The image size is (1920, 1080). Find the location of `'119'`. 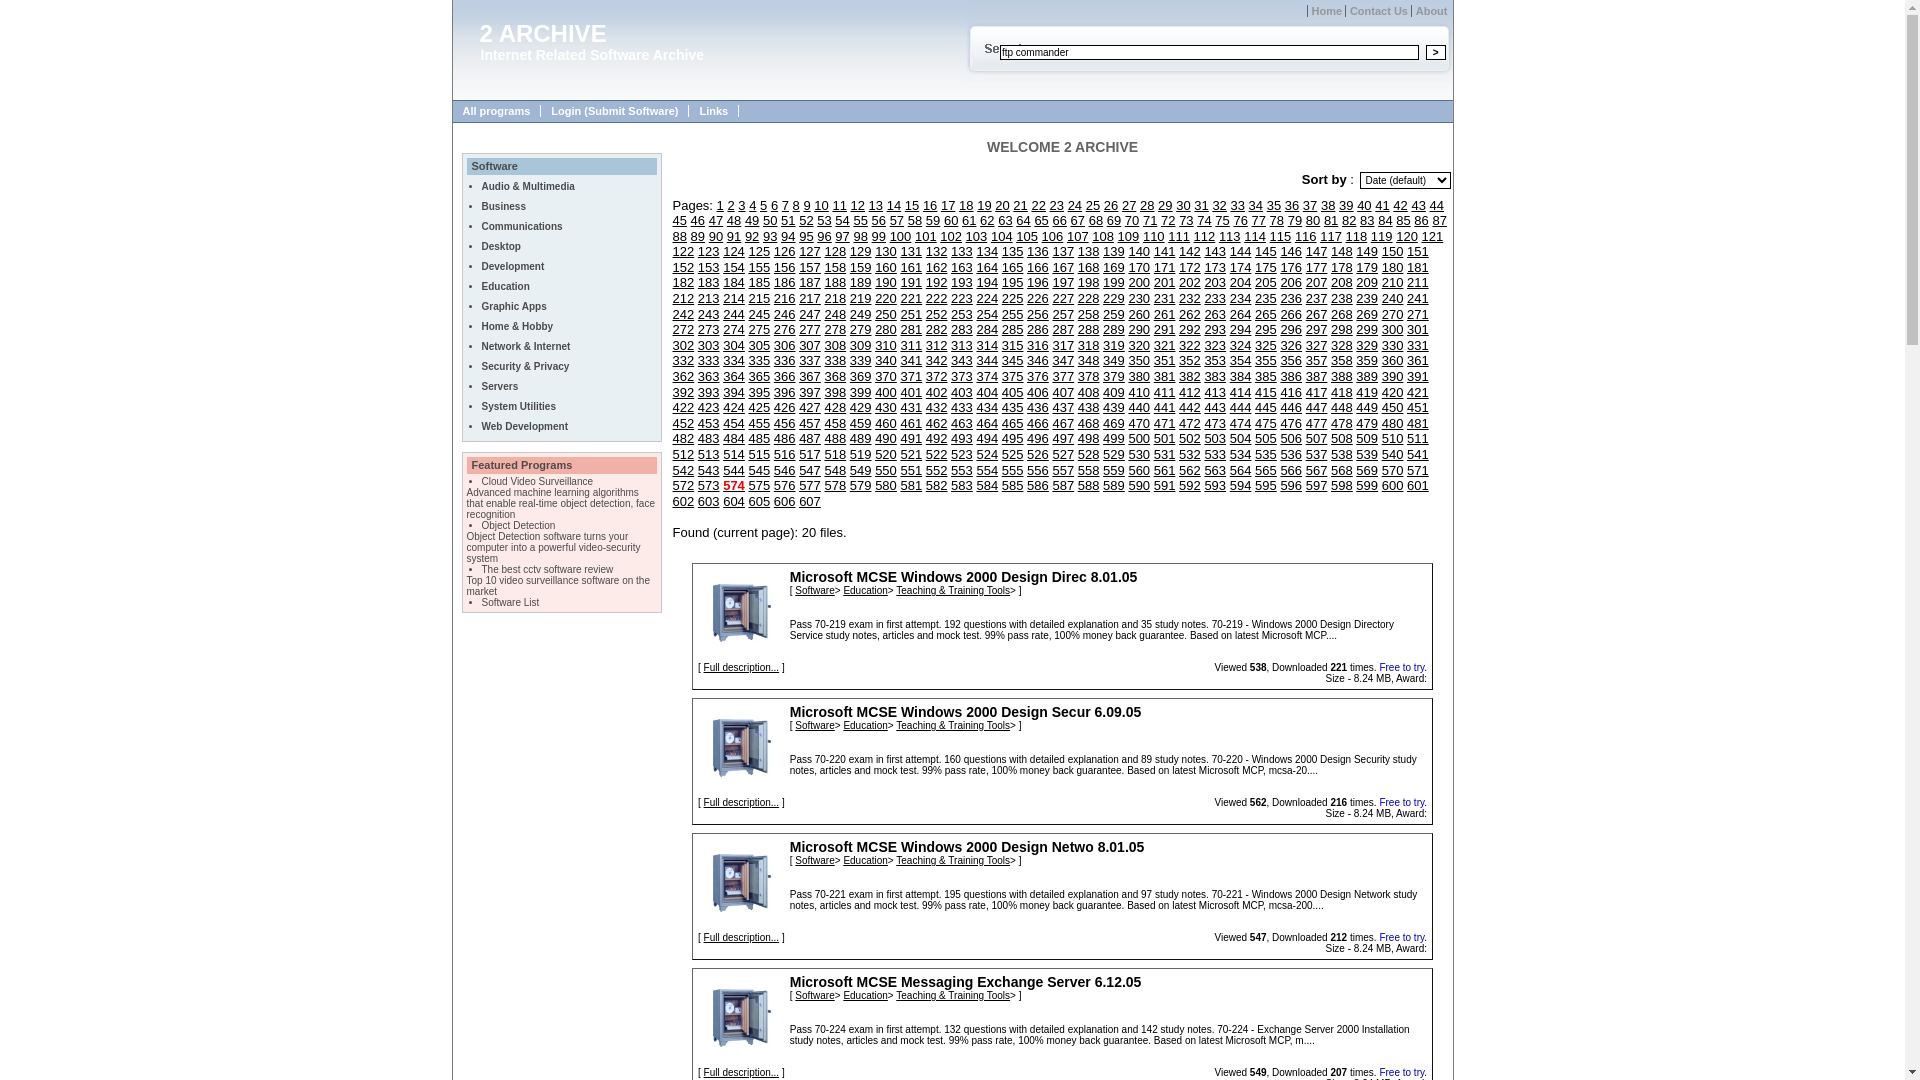

'119' is located at coordinates (1381, 235).